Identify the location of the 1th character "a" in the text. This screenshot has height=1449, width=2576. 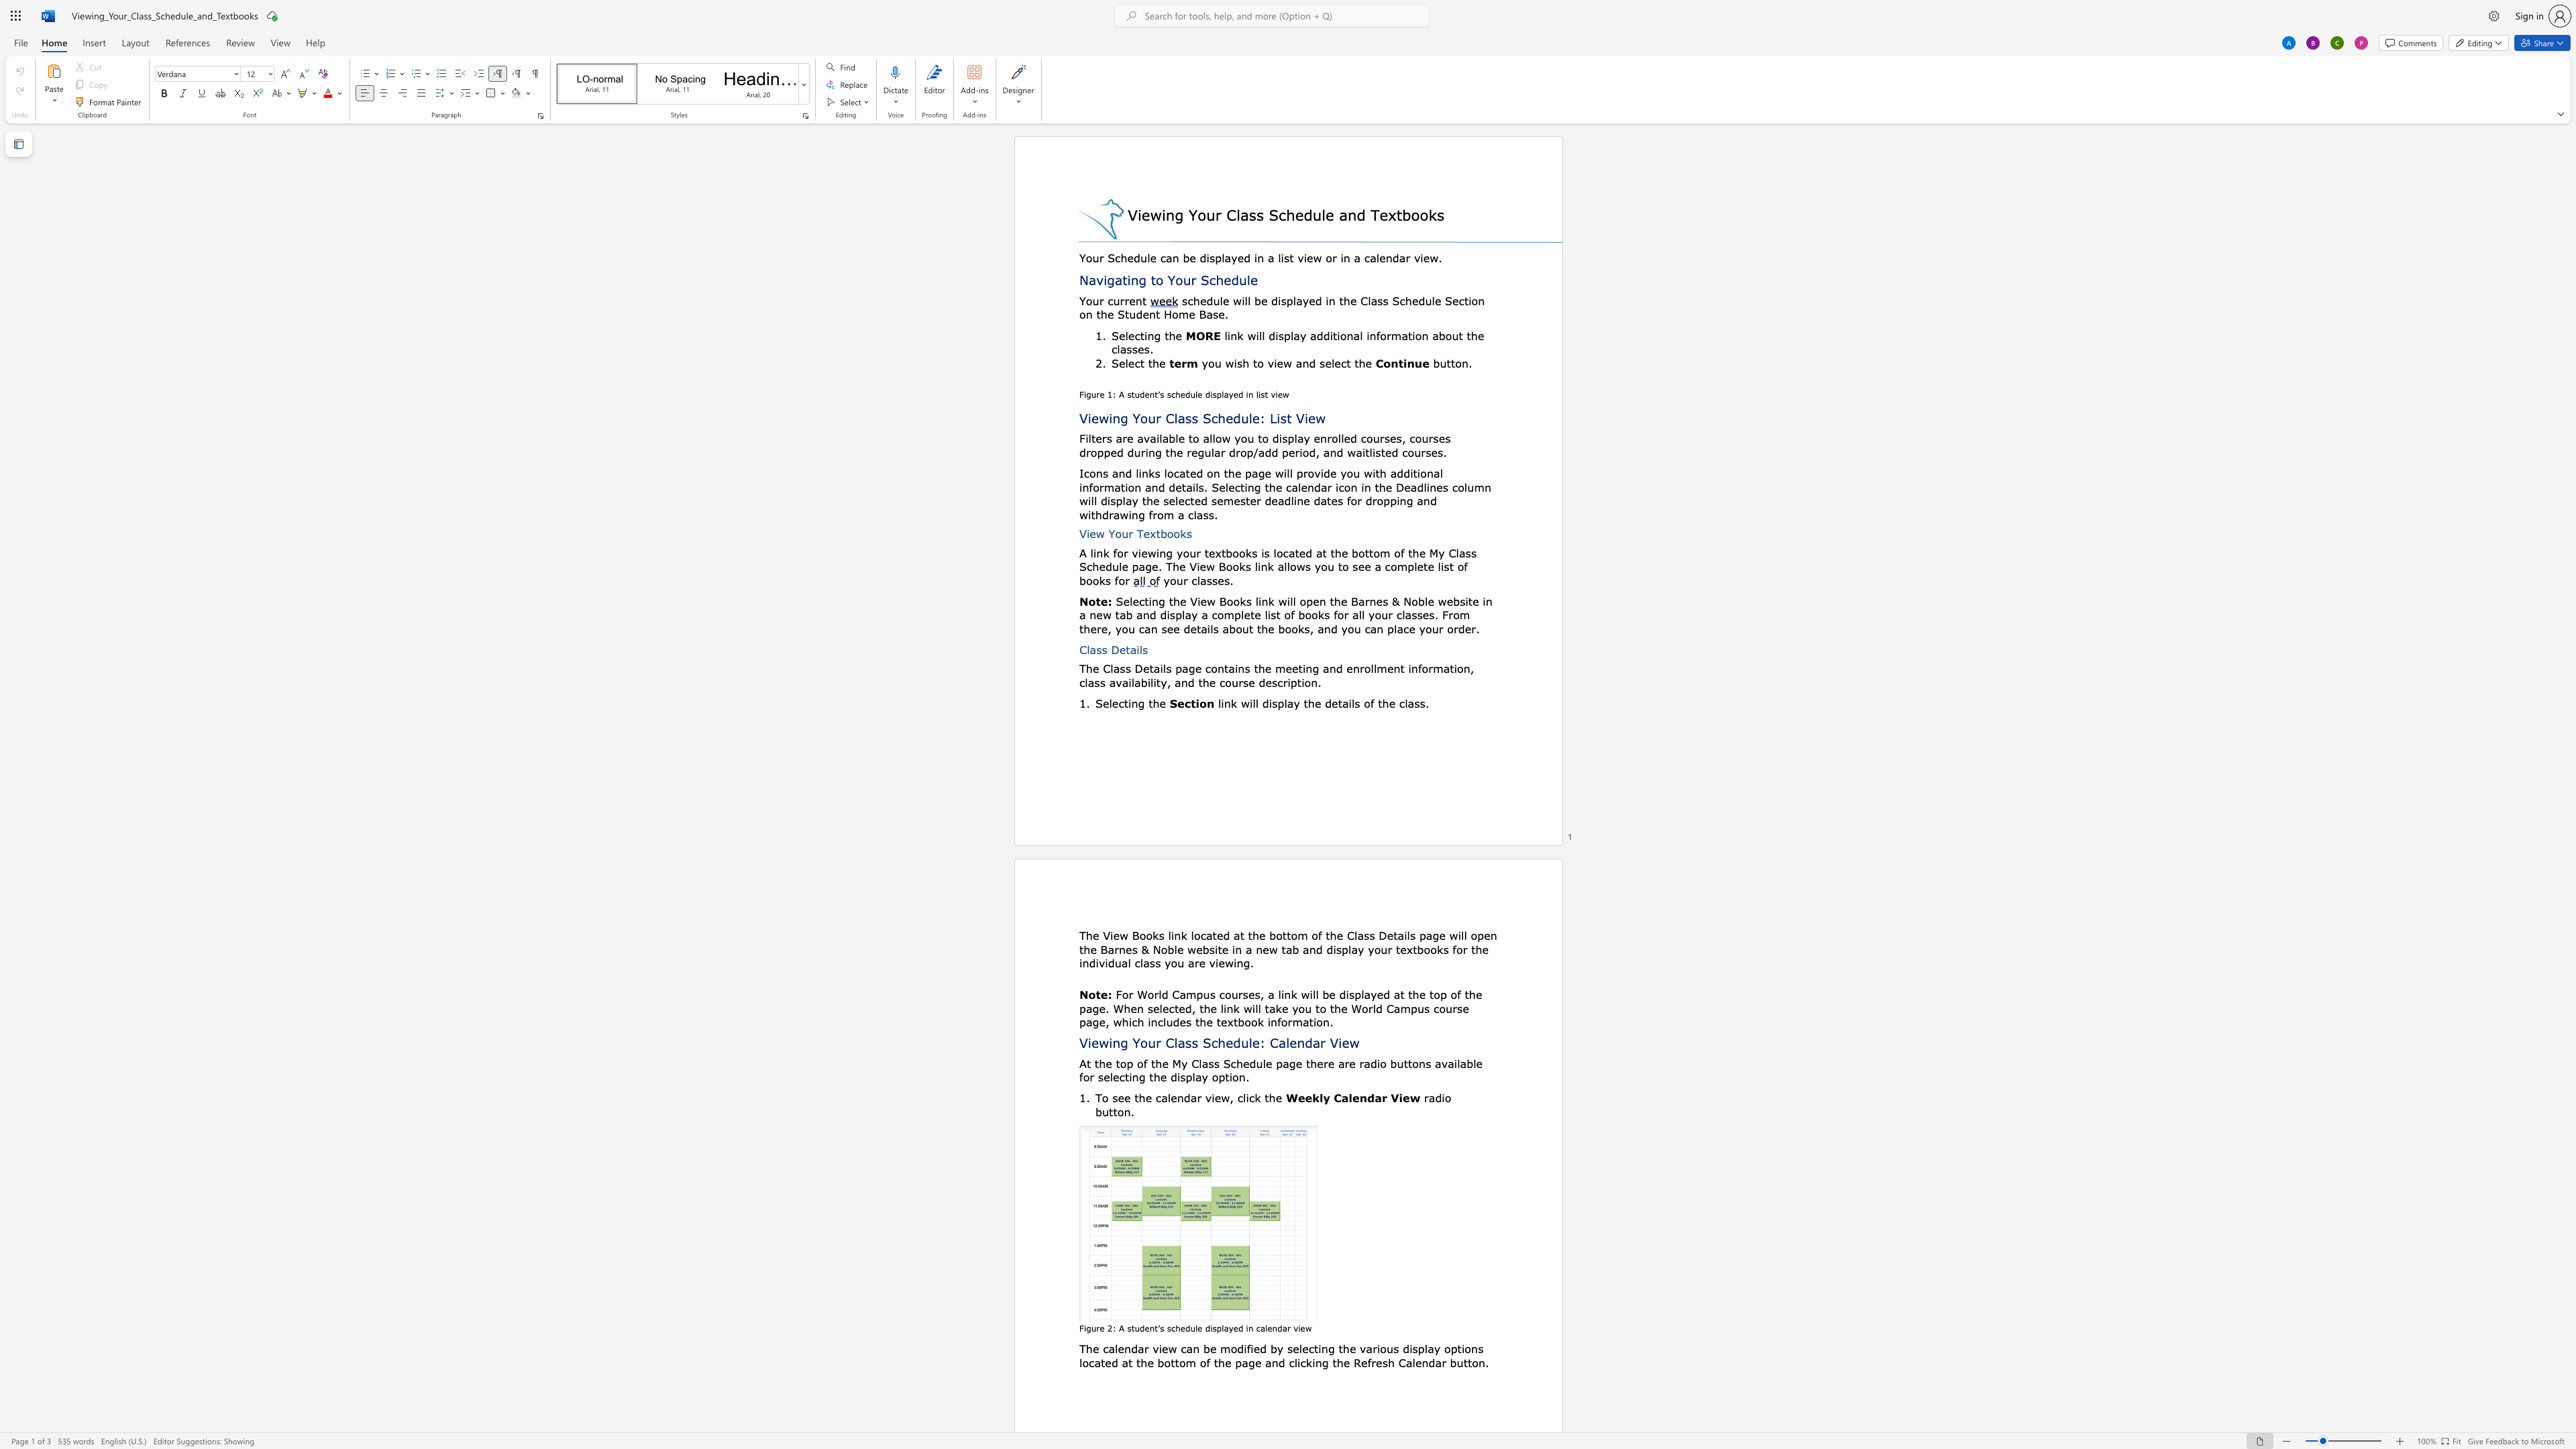
(1226, 1328).